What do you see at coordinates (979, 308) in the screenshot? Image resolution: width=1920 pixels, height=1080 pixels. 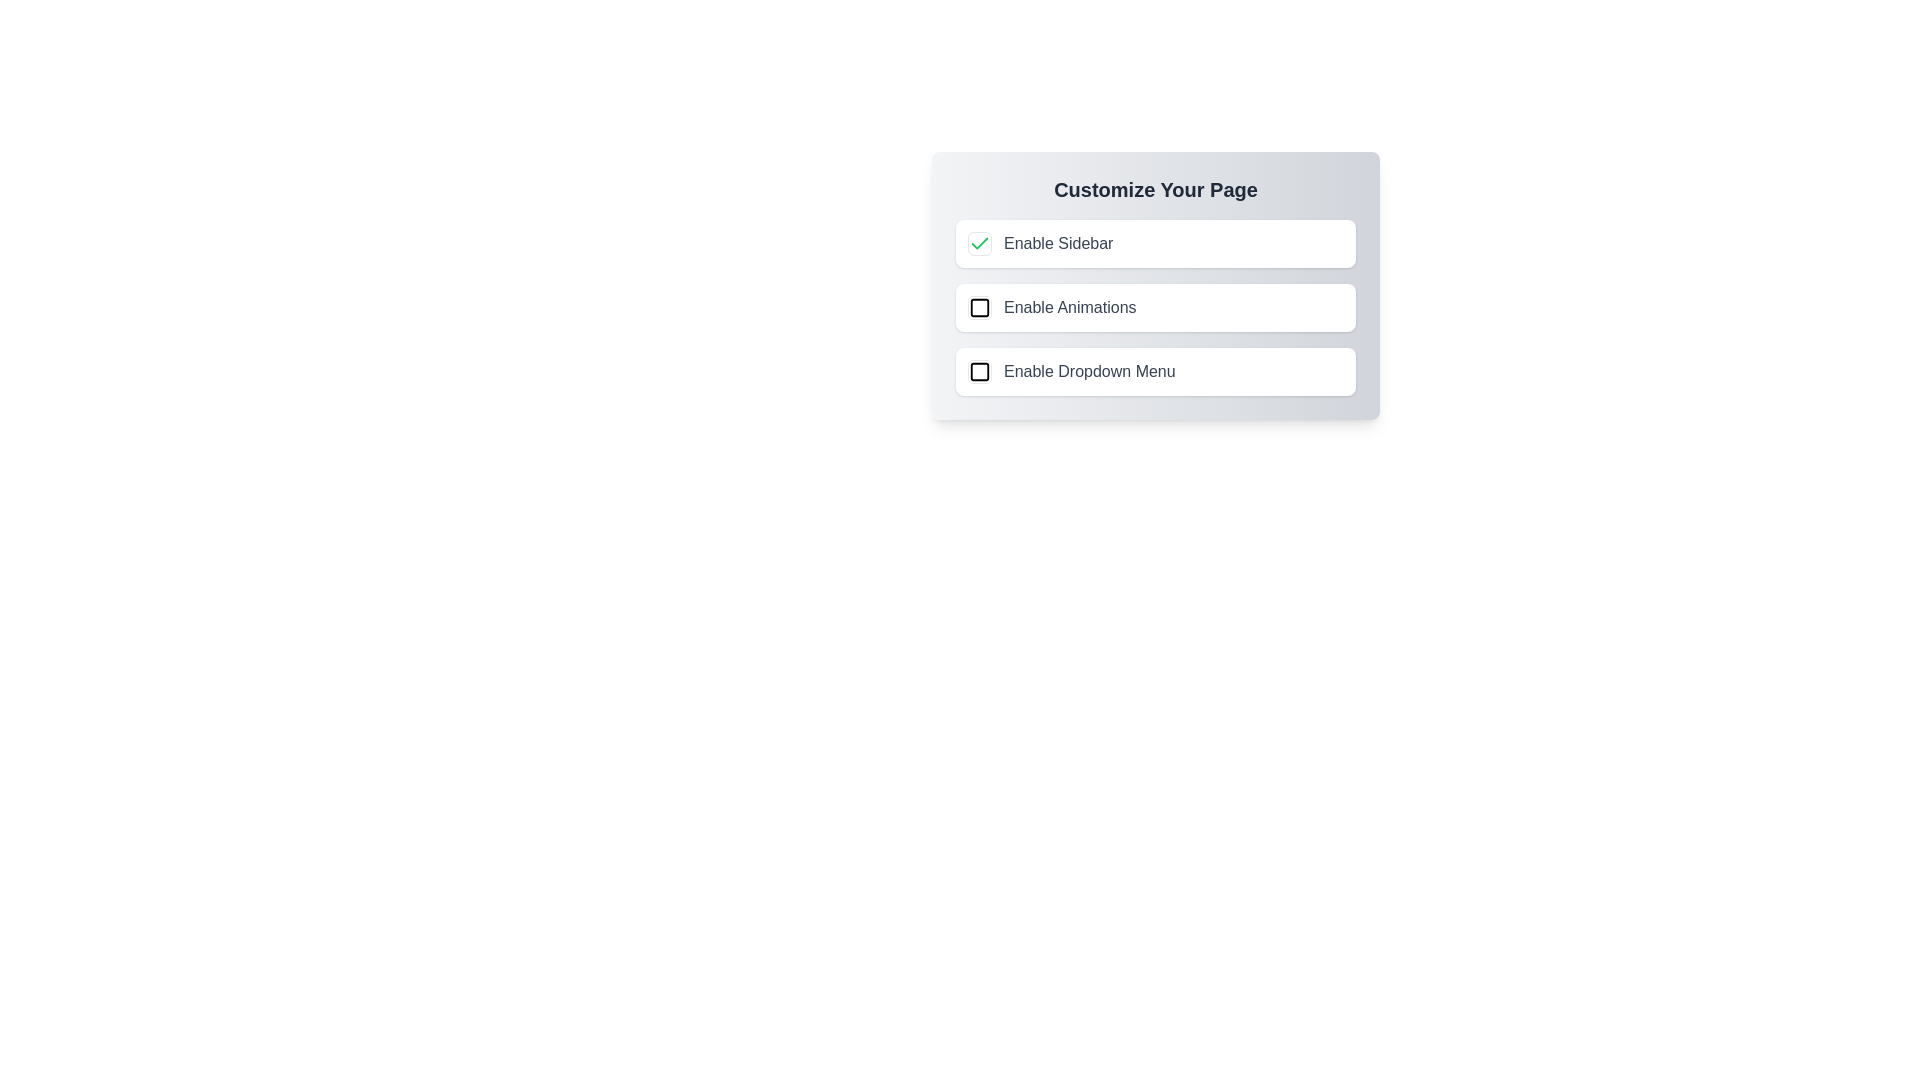 I see `the toggleable feature icon inside the button located beneath the 'Enable Sidebar' option and above the 'Enable Dropdown Menu' option` at bounding box center [979, 308].